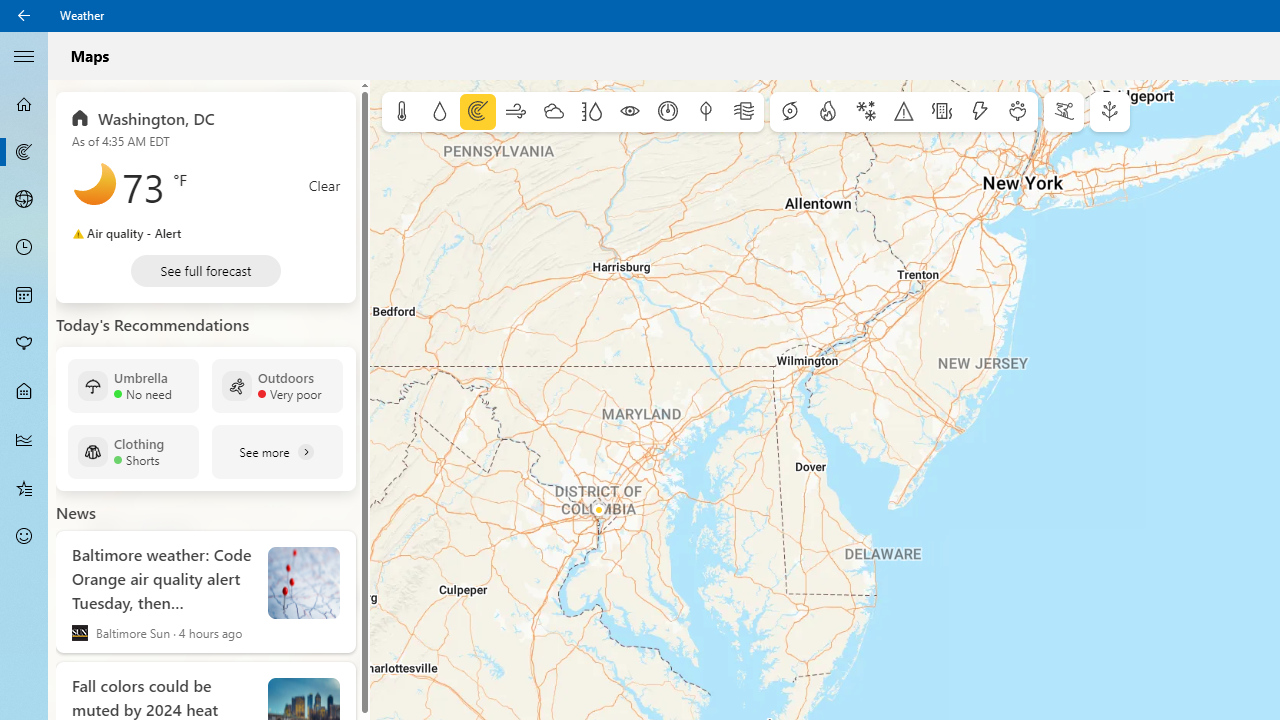 This screenshot has width=1280, height=720. What do you see at coordinates (24, 104) in the screenshot?
I see `'Forecast - Not Selected'` at bounding box center [24, 104].